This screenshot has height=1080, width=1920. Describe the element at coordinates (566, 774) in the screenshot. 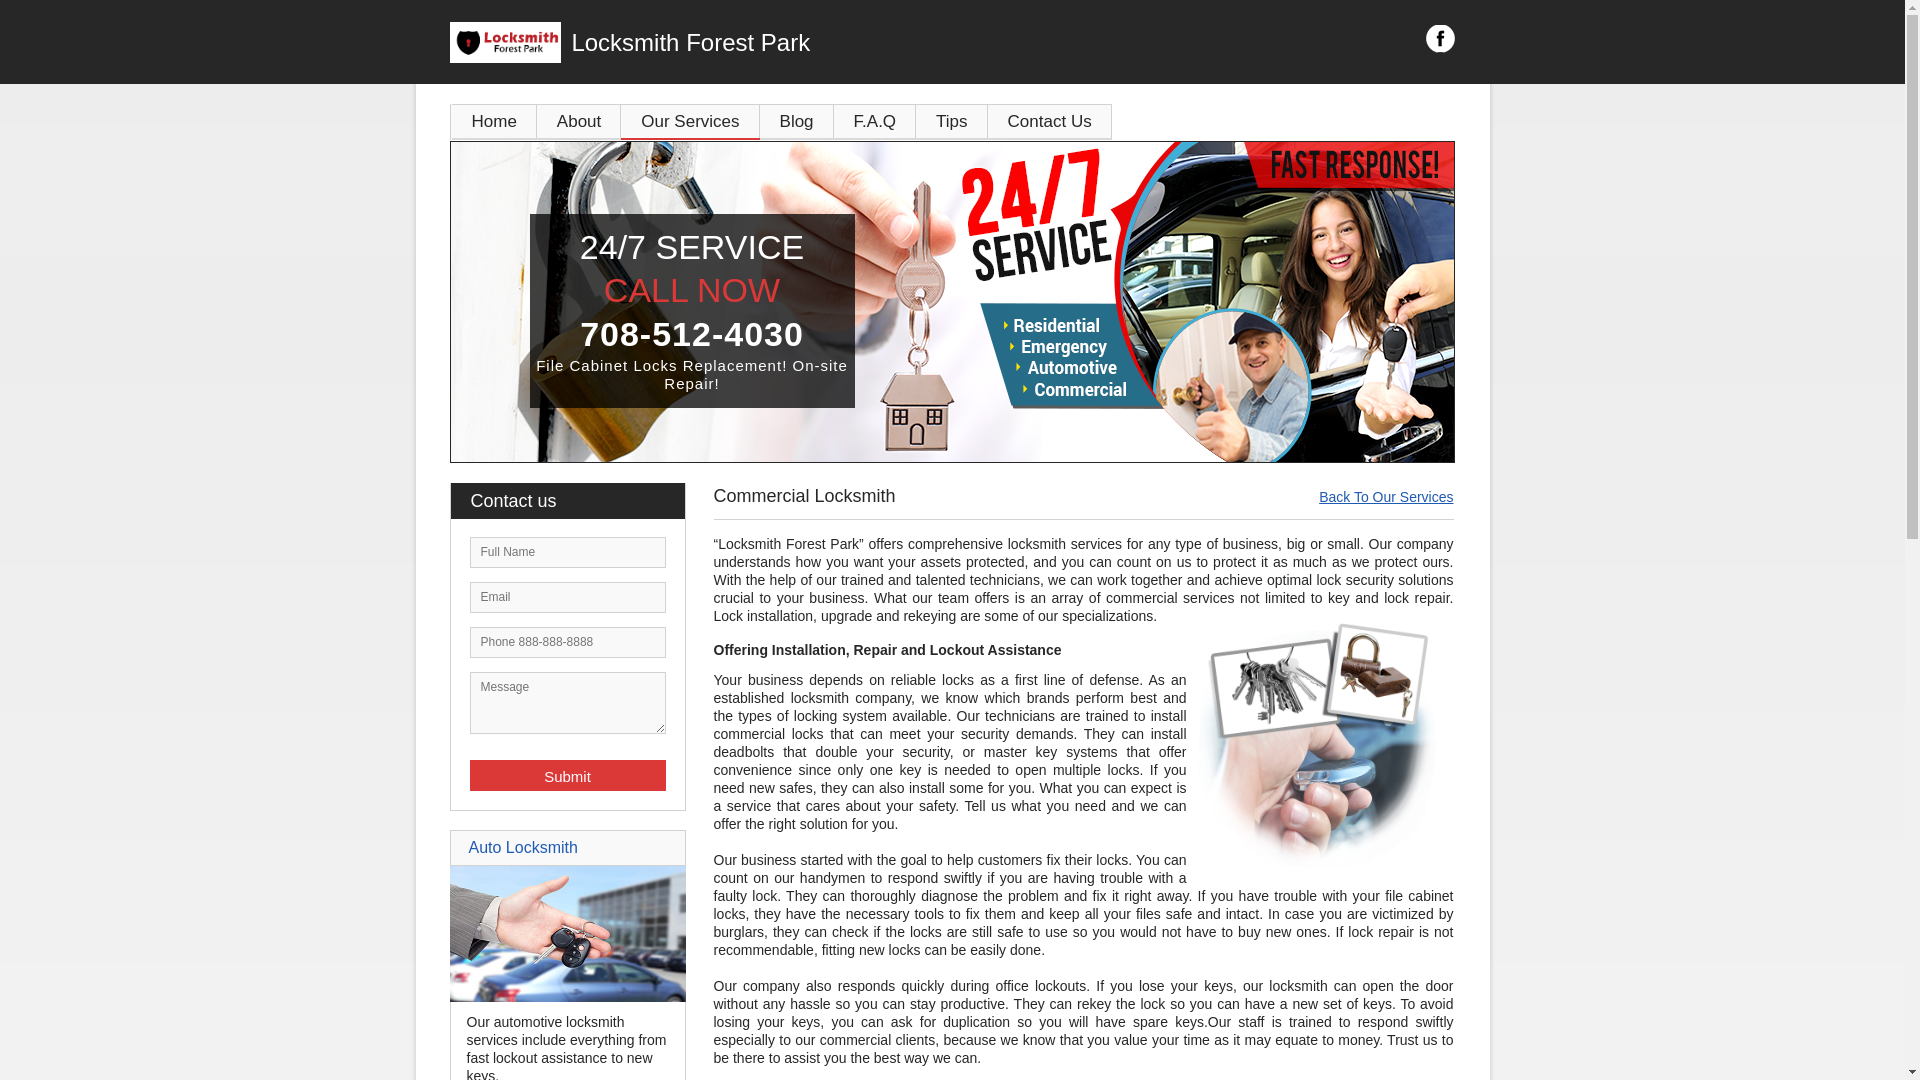

I see `'Submit'` at that location.